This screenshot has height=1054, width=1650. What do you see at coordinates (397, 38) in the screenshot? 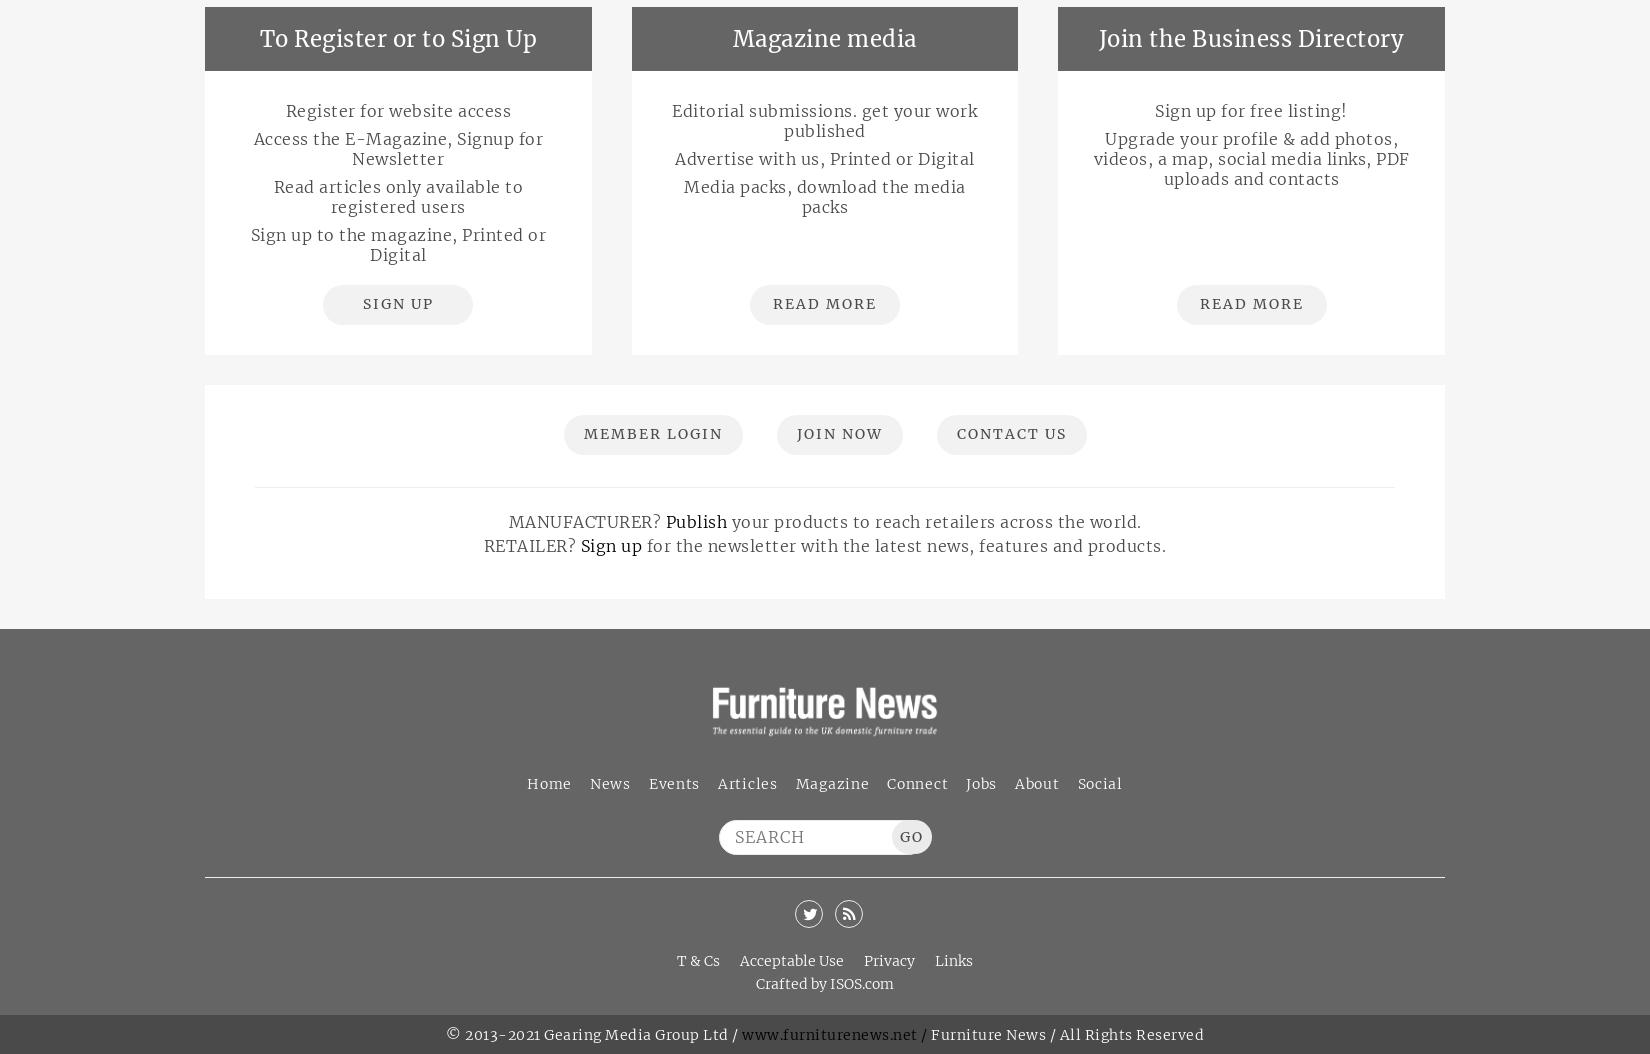
I see `'To Register or to Sign Up'` at bounding box center [397, 38].